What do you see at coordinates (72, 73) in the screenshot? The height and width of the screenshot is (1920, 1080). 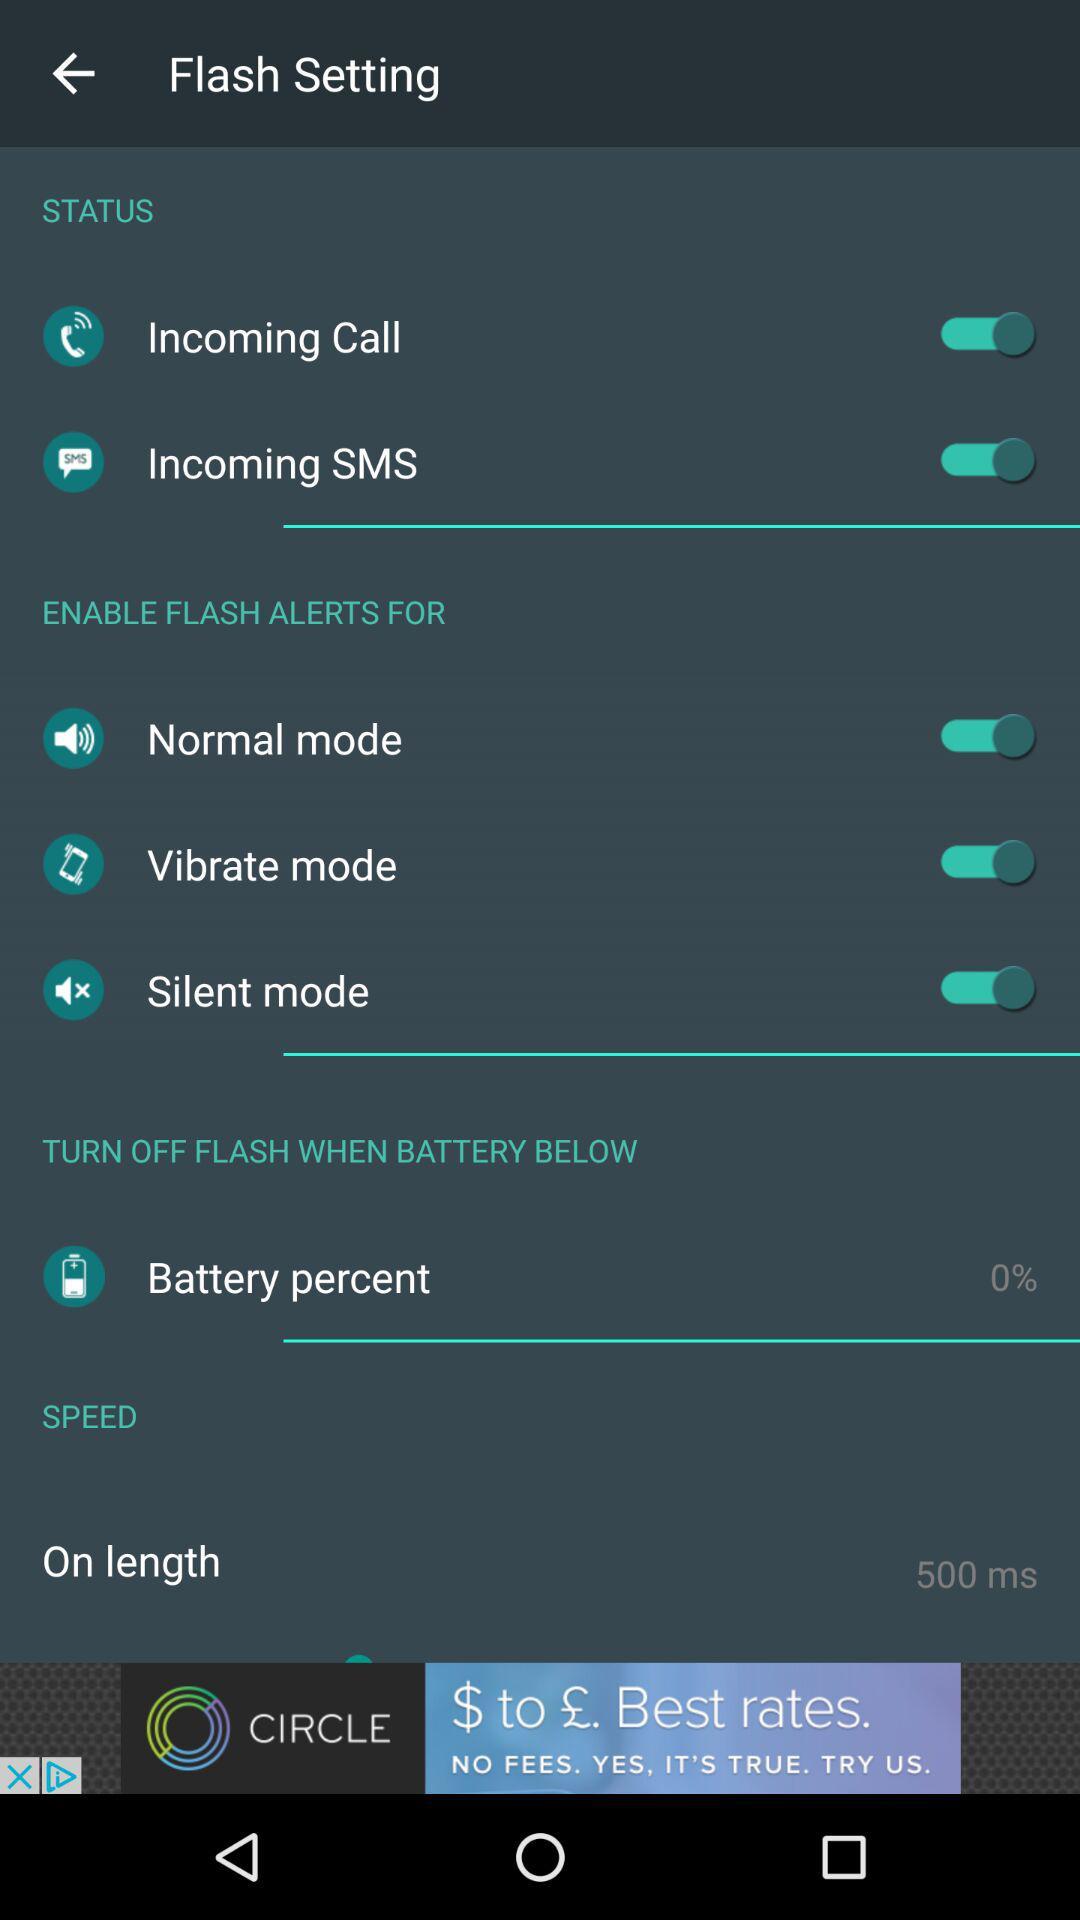 I see `the arrow_backward icon` at bounding box center [72, 73].